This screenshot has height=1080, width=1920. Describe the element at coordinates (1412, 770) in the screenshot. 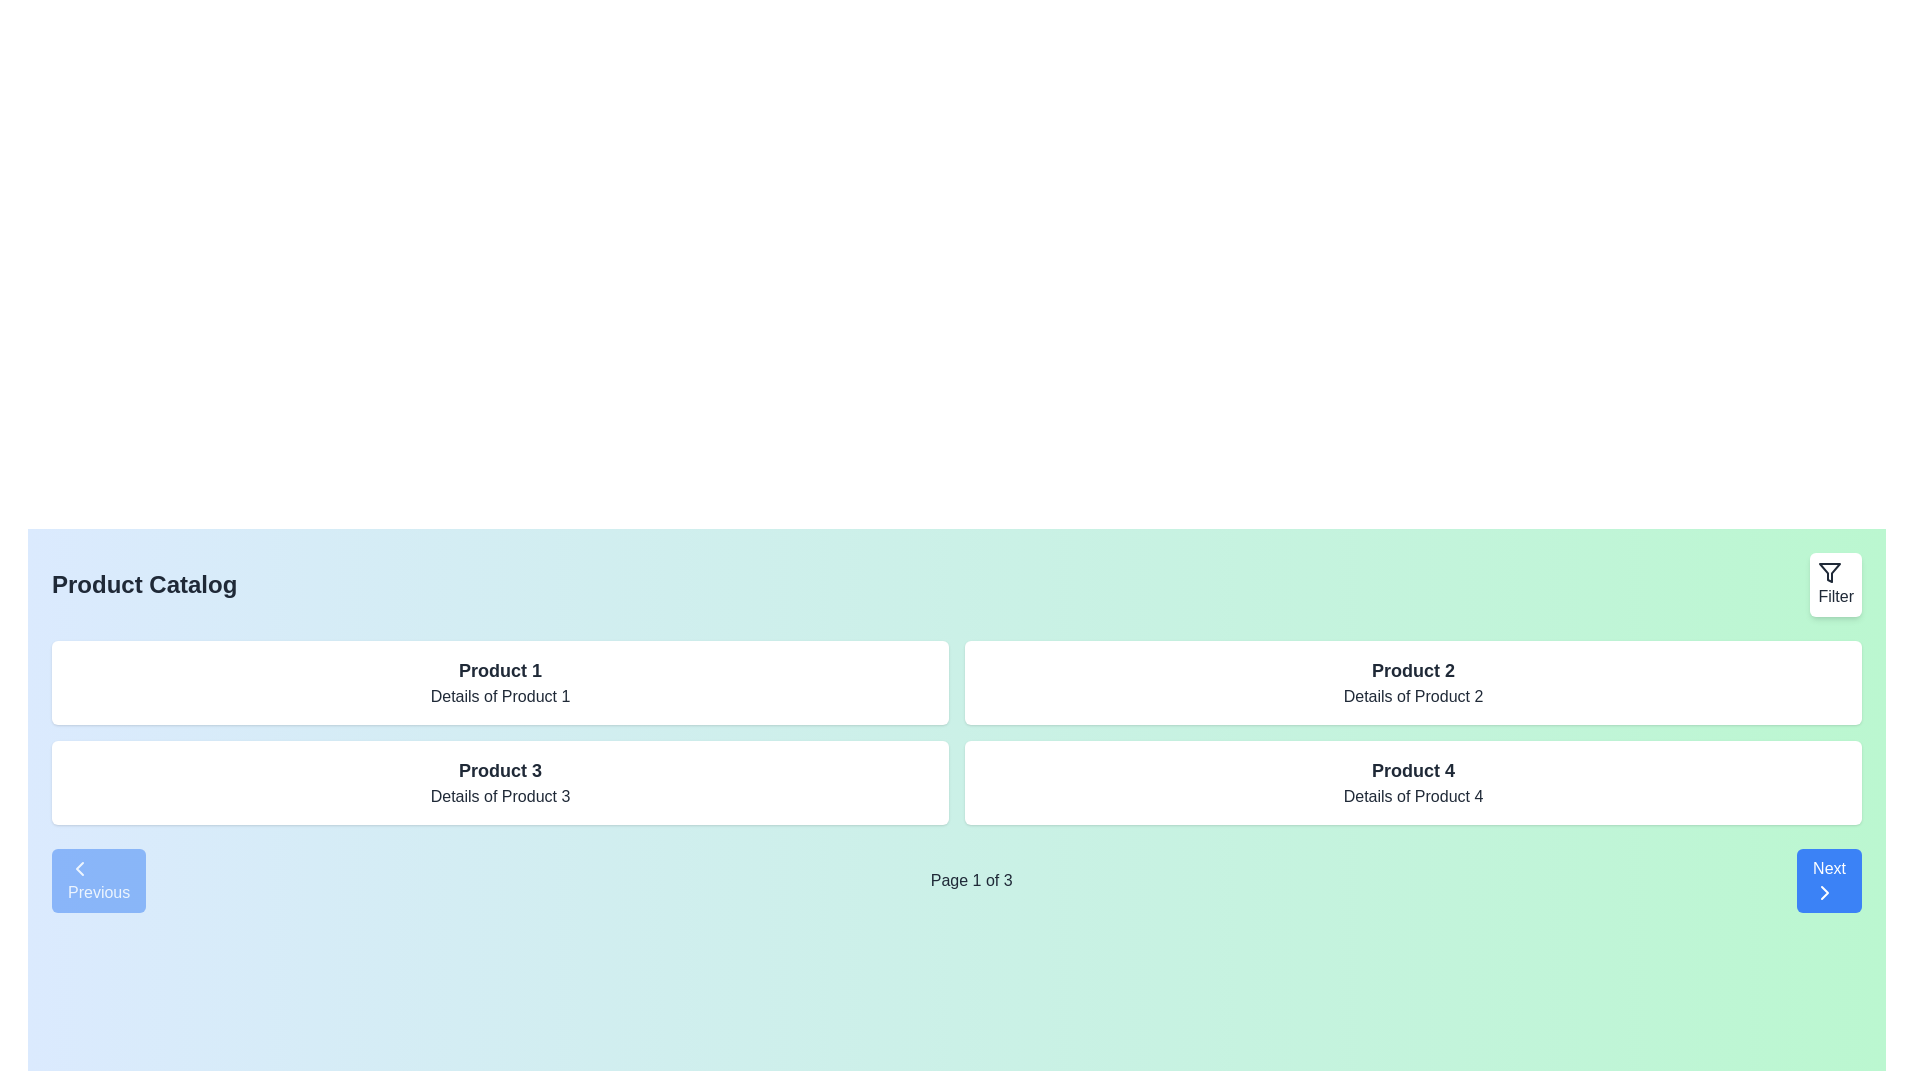

I see `the 'Product 4' text label in the fourth card of the product grid, which serves as an identifier for the corresponding product if it is linked` at that location.